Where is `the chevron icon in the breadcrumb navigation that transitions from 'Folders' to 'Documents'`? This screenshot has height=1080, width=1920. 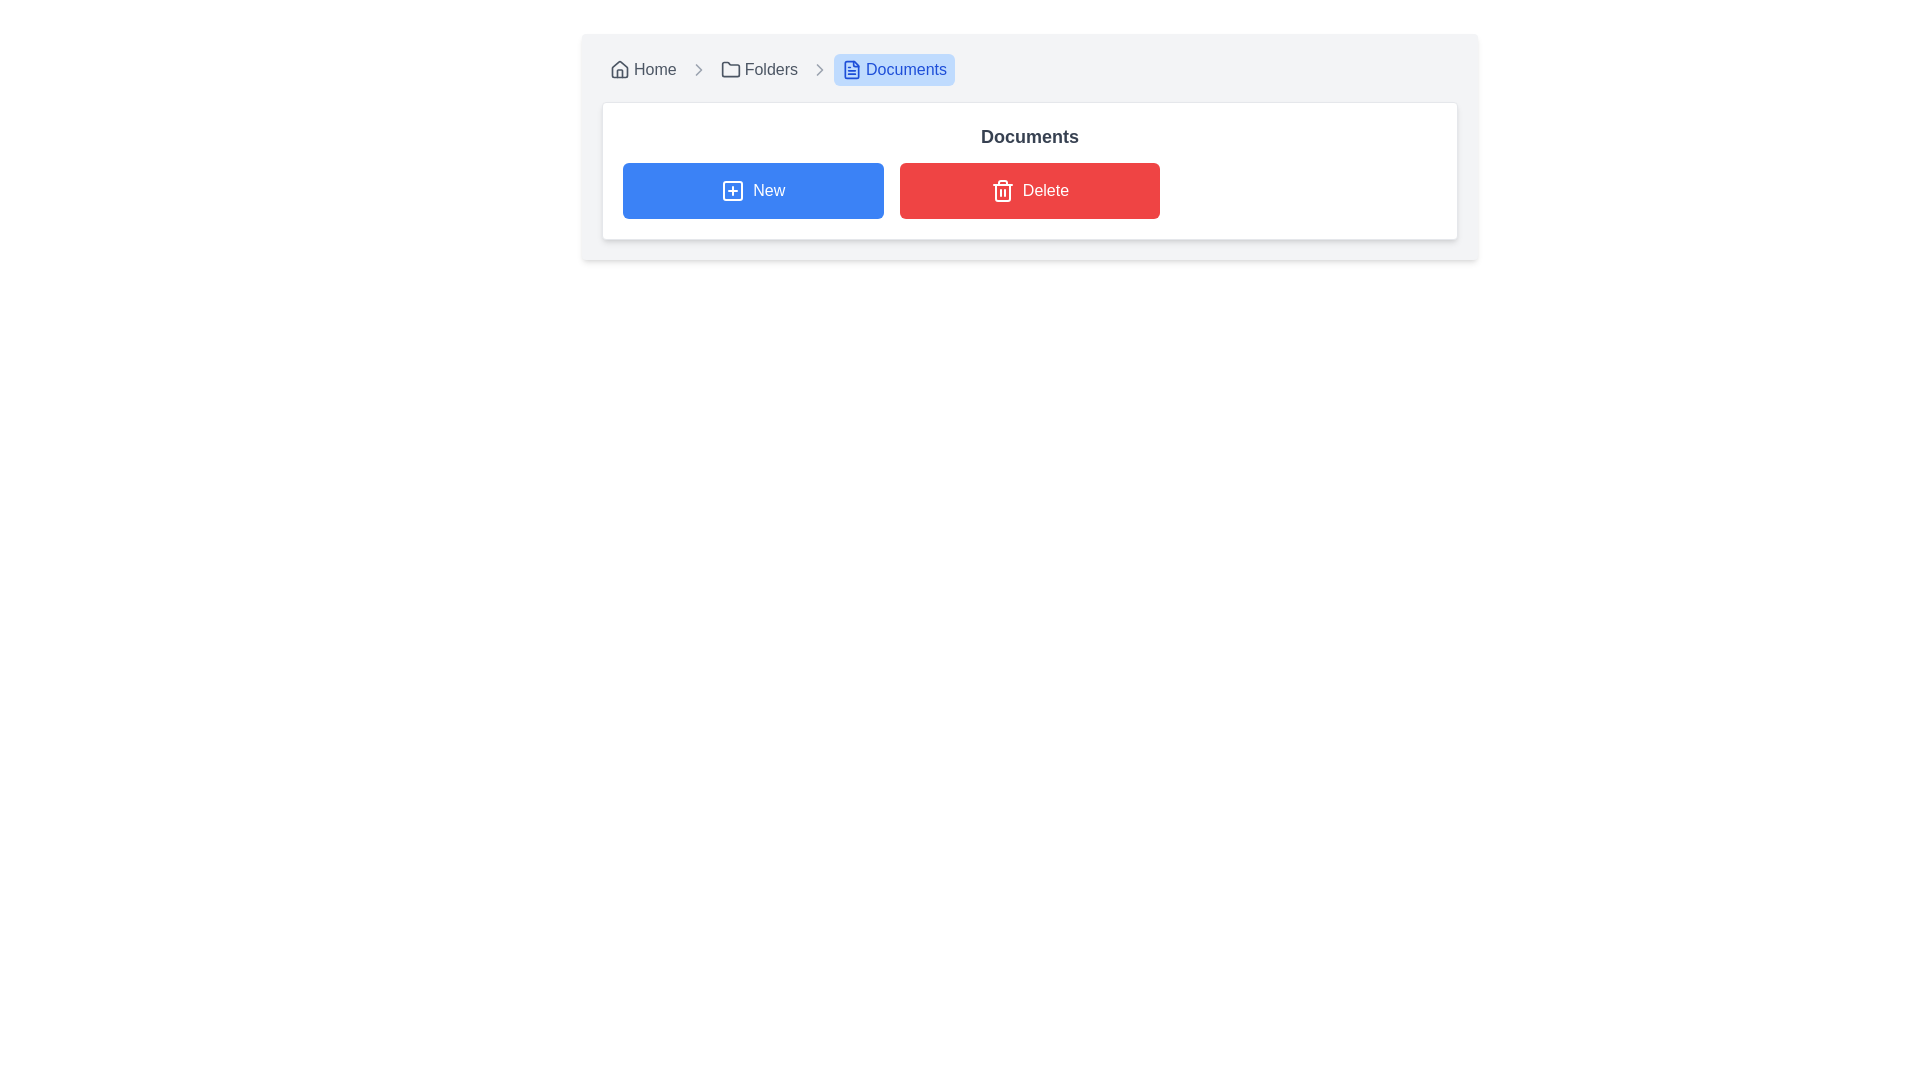 the chevron icon in the breadcrumb navigation that transitions from 'Folders' to 'Documents' is located at coordinates (820, 68).